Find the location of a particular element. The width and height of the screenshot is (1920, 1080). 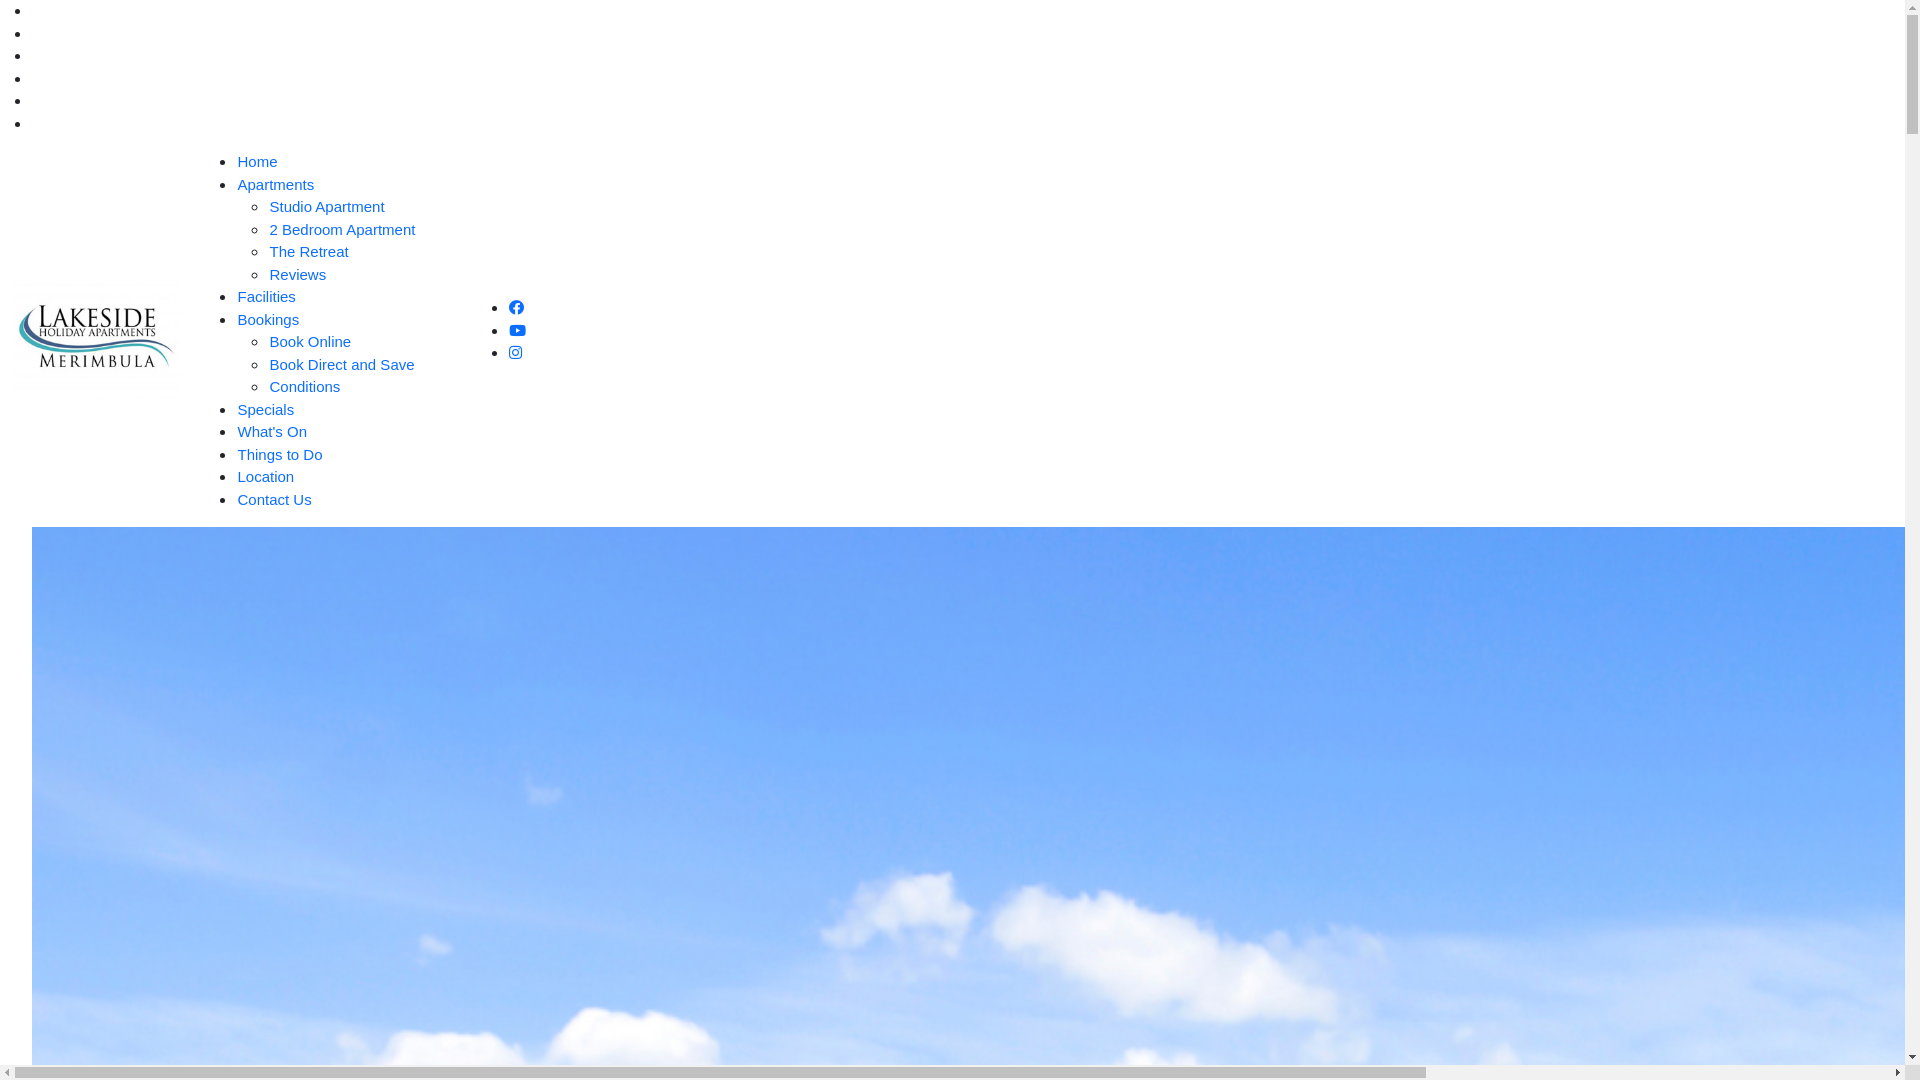

'Contact Us' is located at coordinates (272, 497).